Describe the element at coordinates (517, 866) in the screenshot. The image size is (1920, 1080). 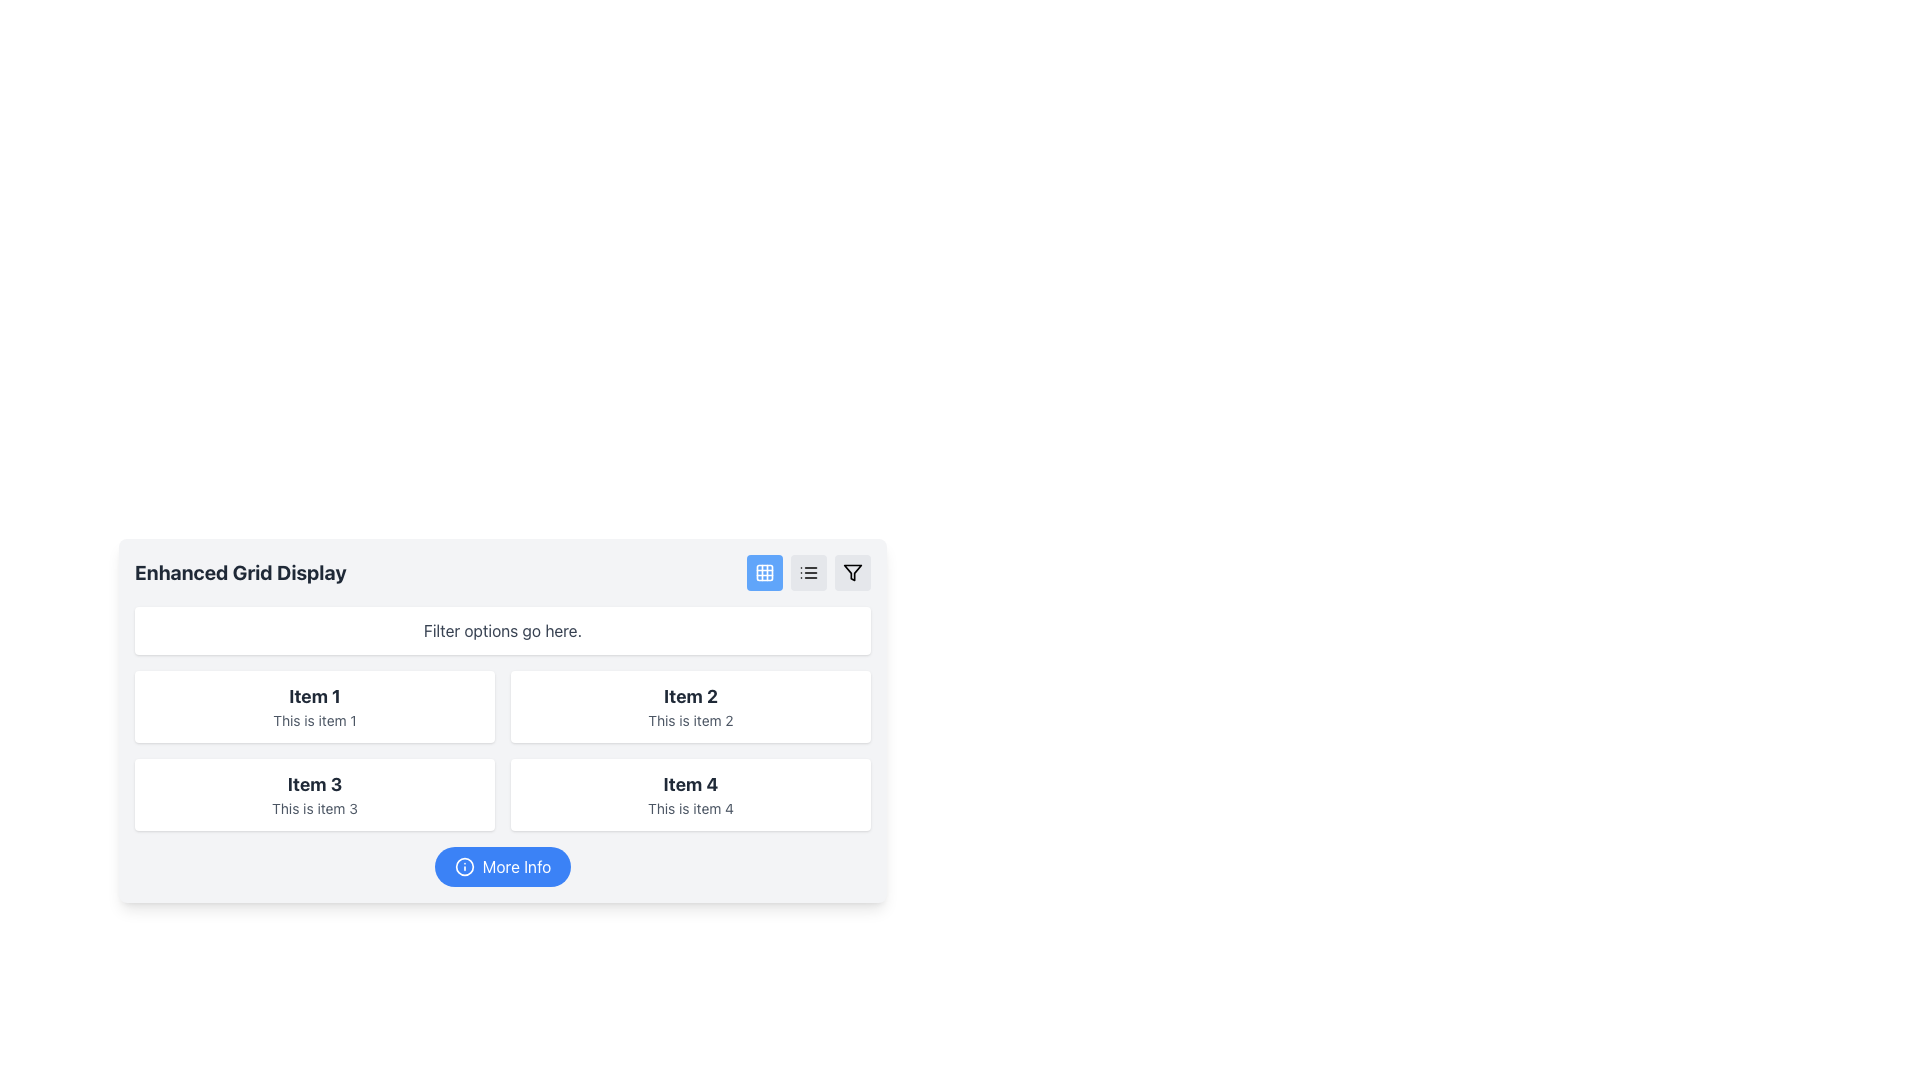
I see `text label 'More Info' that is displayed within a blue background button located at the bottom center of the interface` at that location.